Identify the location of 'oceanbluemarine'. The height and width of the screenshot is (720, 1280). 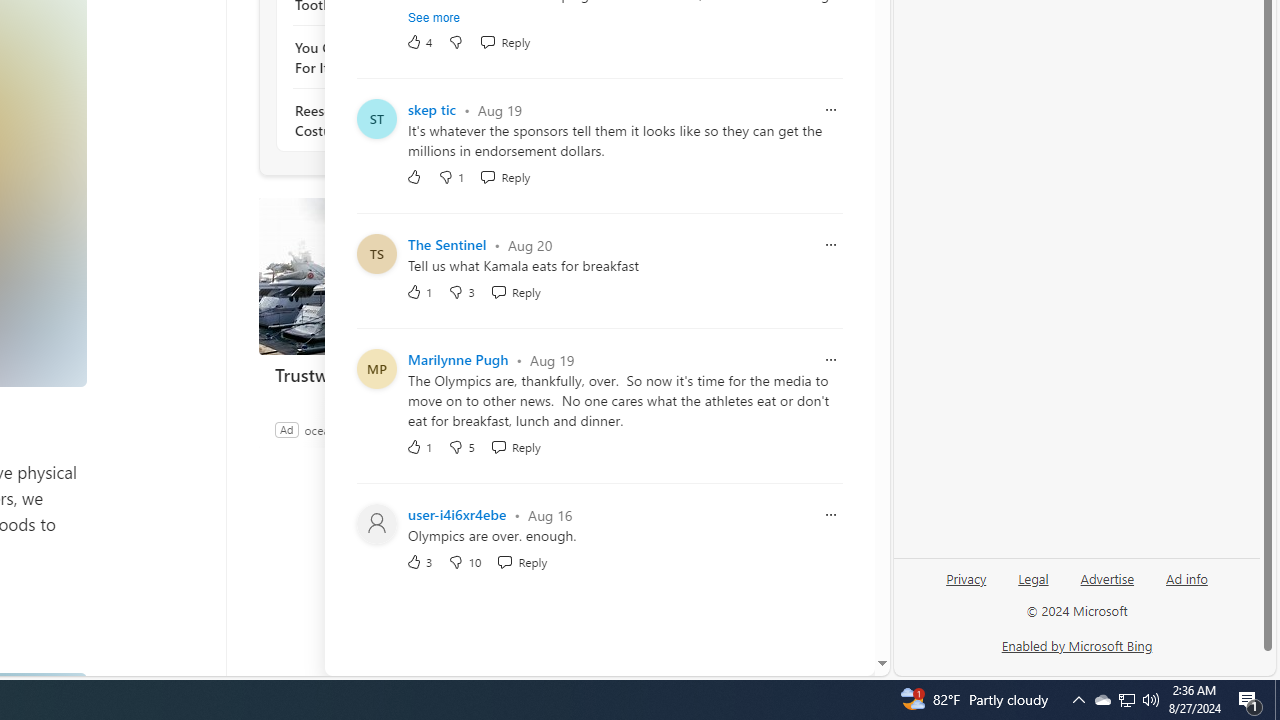
(350, 428).